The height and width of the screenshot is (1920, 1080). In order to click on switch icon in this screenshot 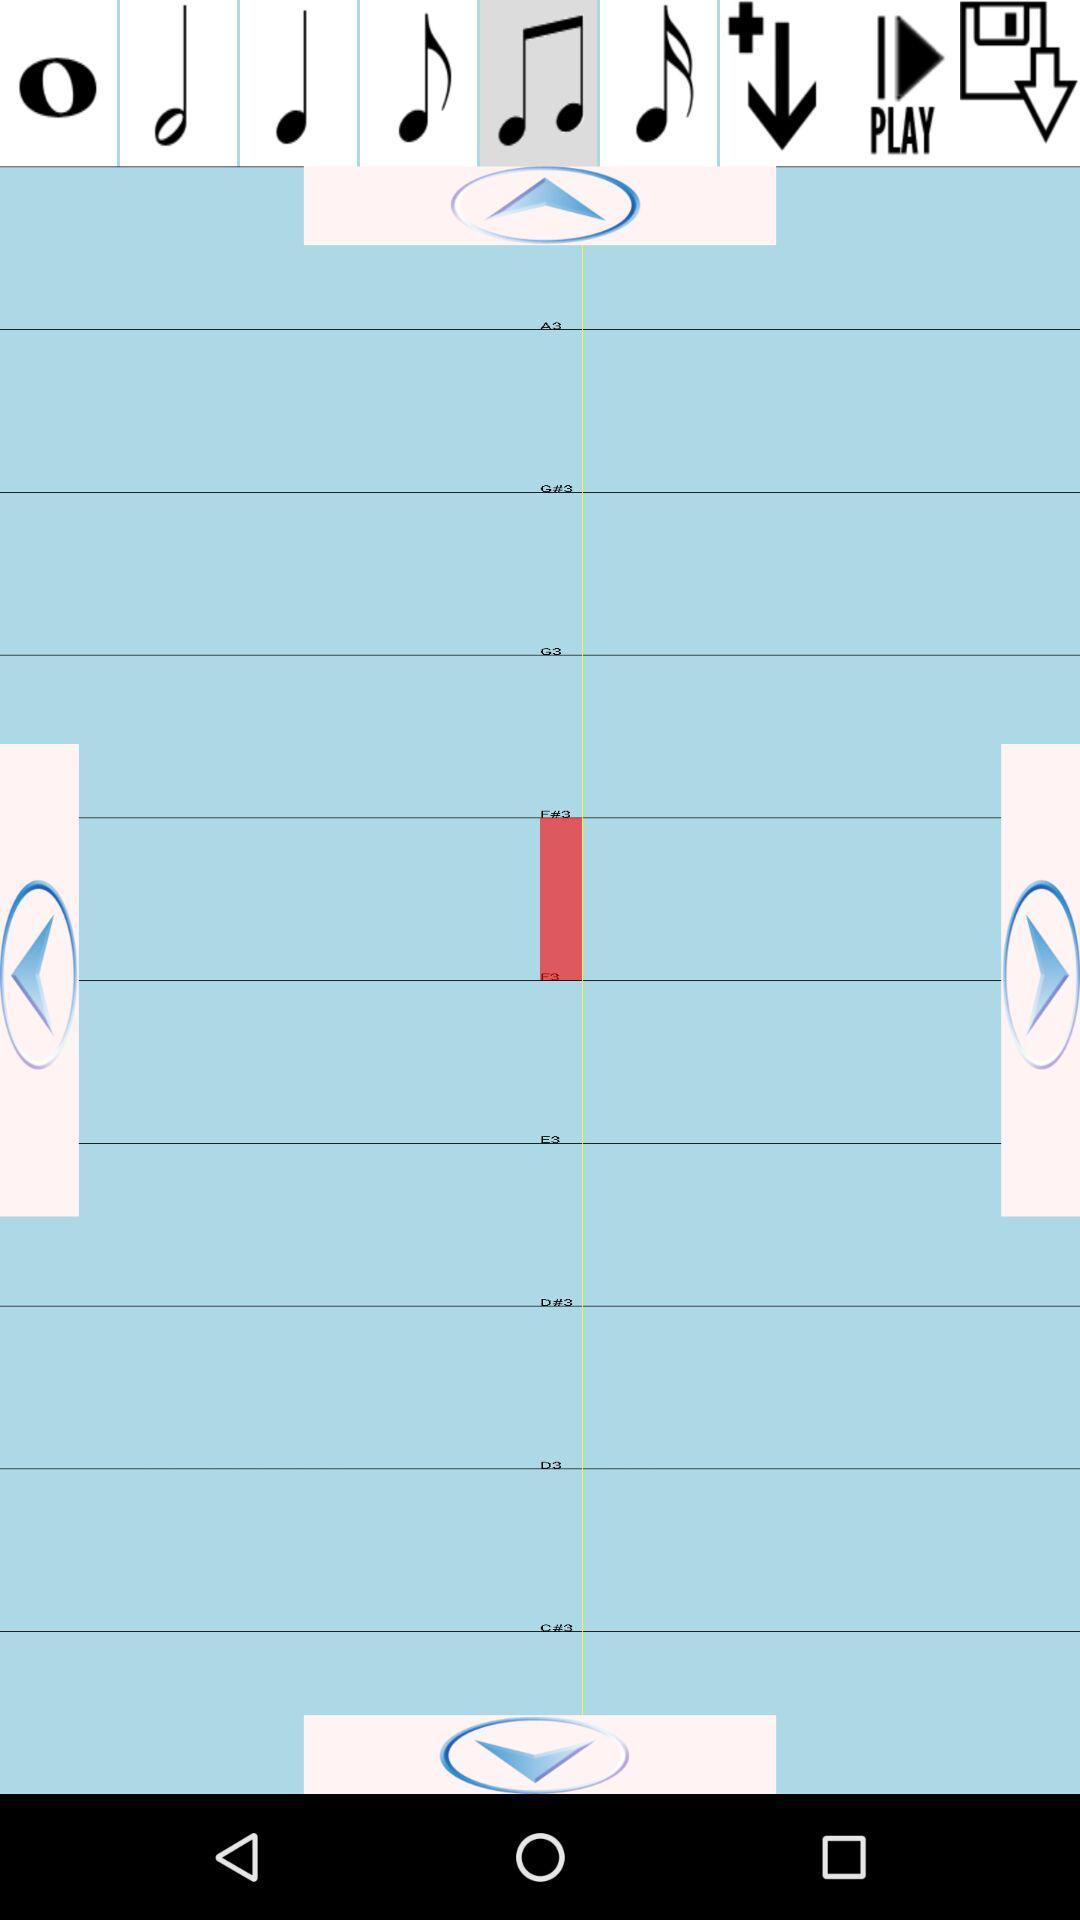, I will do `click(177, 82)`.